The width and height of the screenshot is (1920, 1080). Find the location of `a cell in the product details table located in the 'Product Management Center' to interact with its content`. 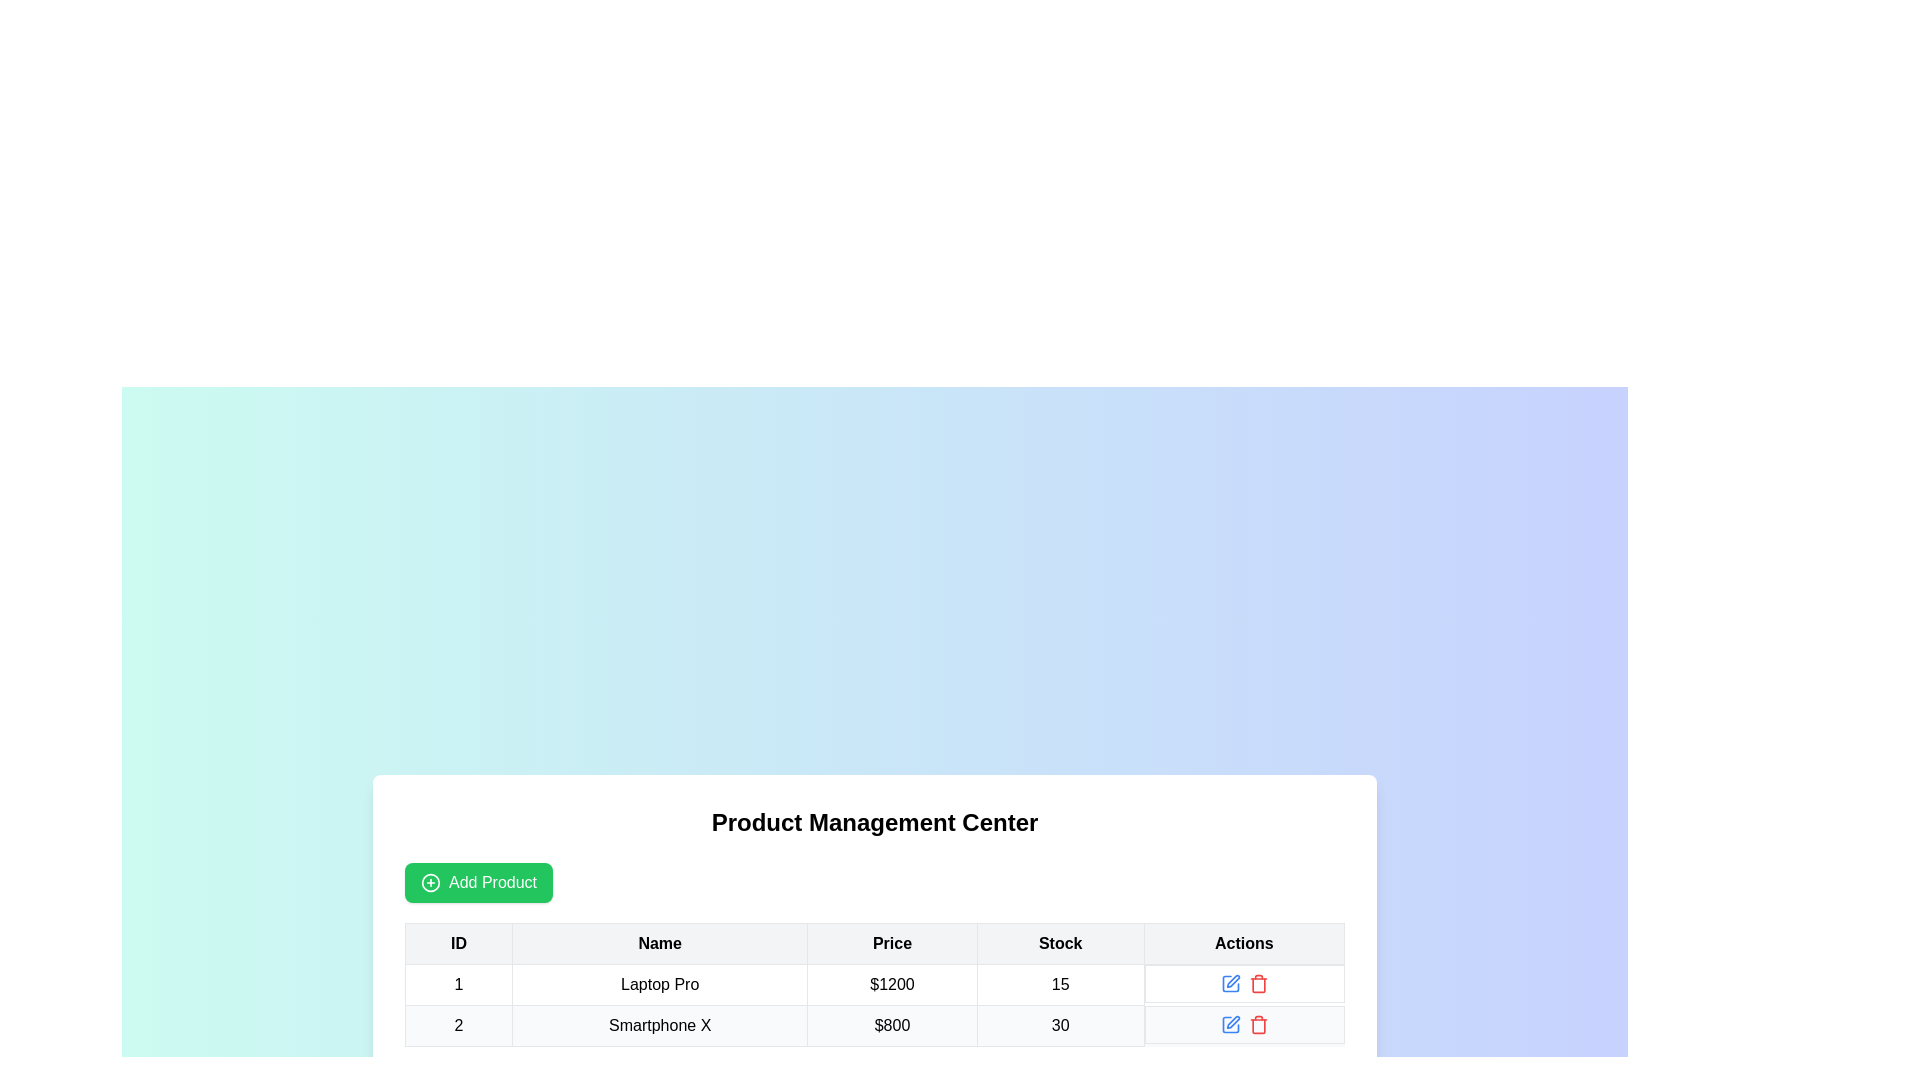

a cell in the product details table located in the 'Product Management Center' to interact with its content is located at coordinates (874, 983).